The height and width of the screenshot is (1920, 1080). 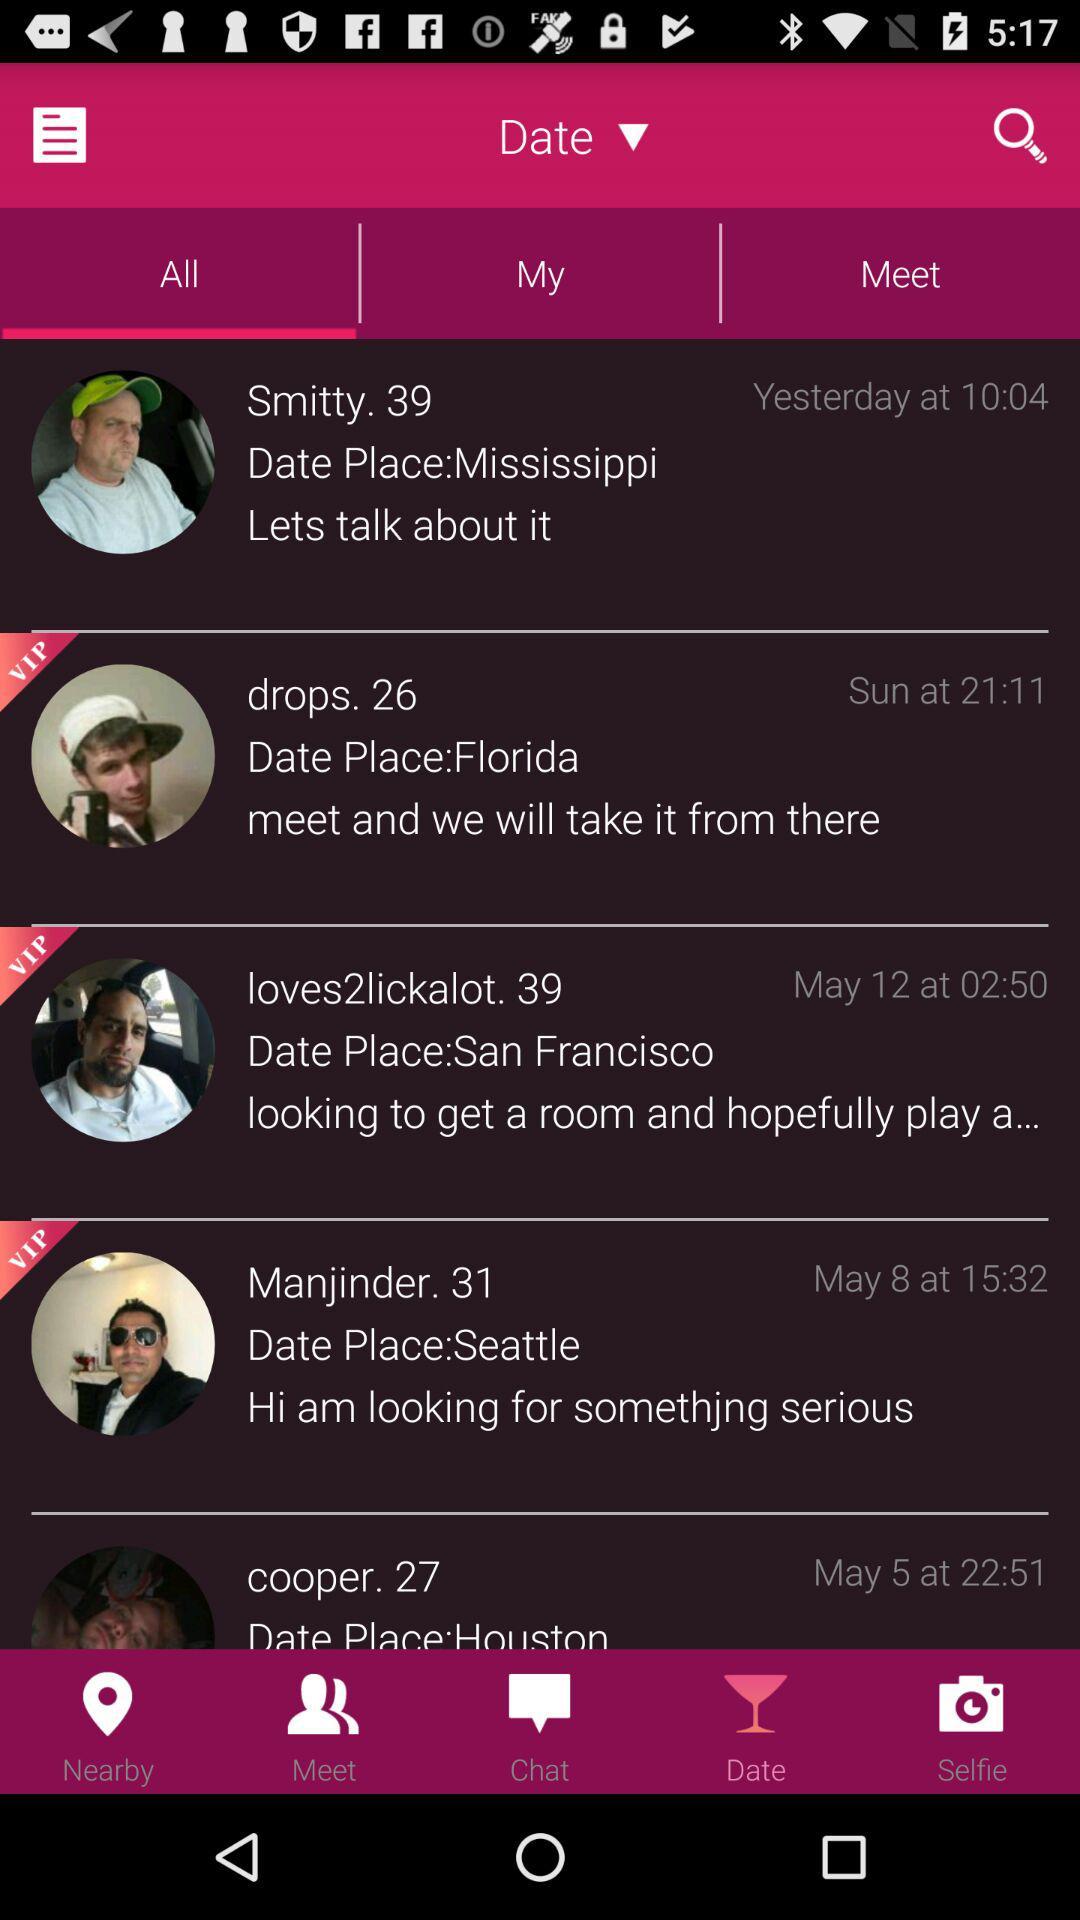 I want to click on icon to the left of .  icon, so click(x=337, y=1281).